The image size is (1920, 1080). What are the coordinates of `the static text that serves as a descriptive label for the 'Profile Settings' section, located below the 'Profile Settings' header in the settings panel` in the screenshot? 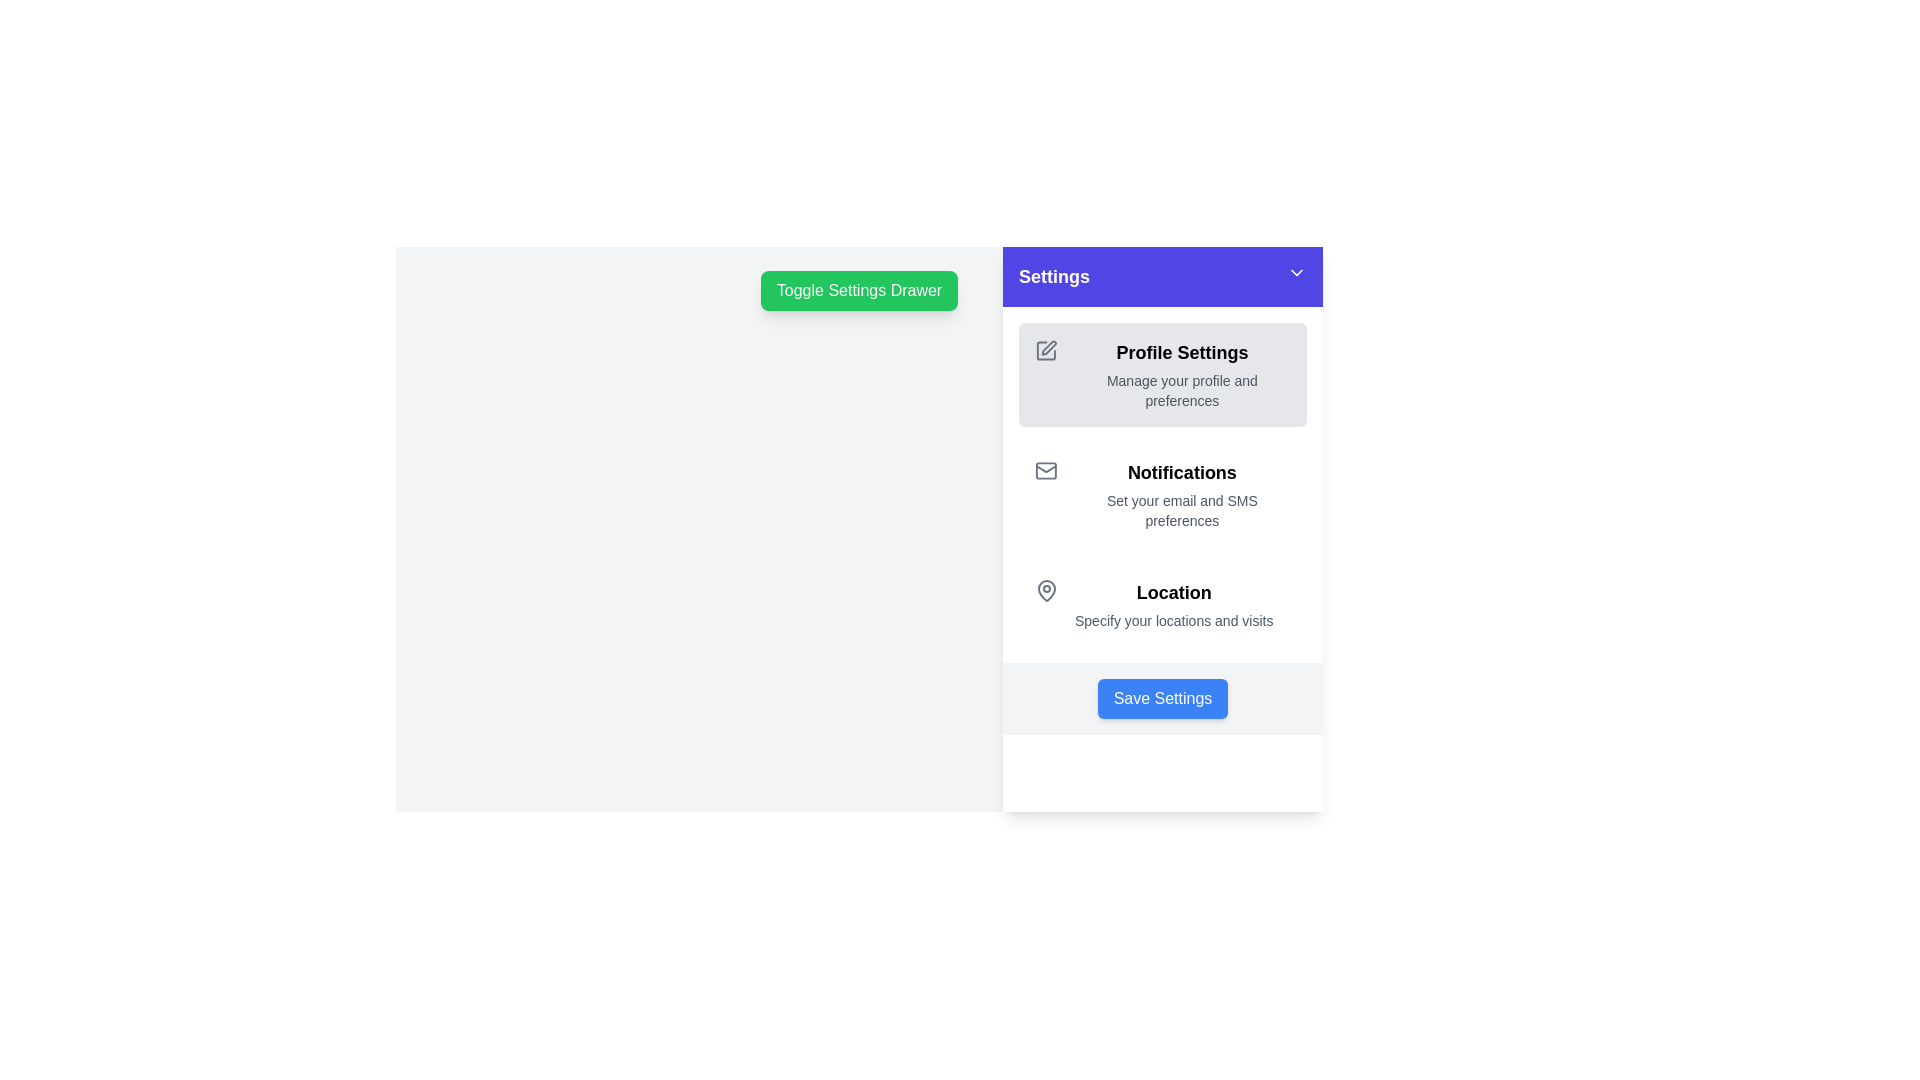 It's located at (1182, 390).